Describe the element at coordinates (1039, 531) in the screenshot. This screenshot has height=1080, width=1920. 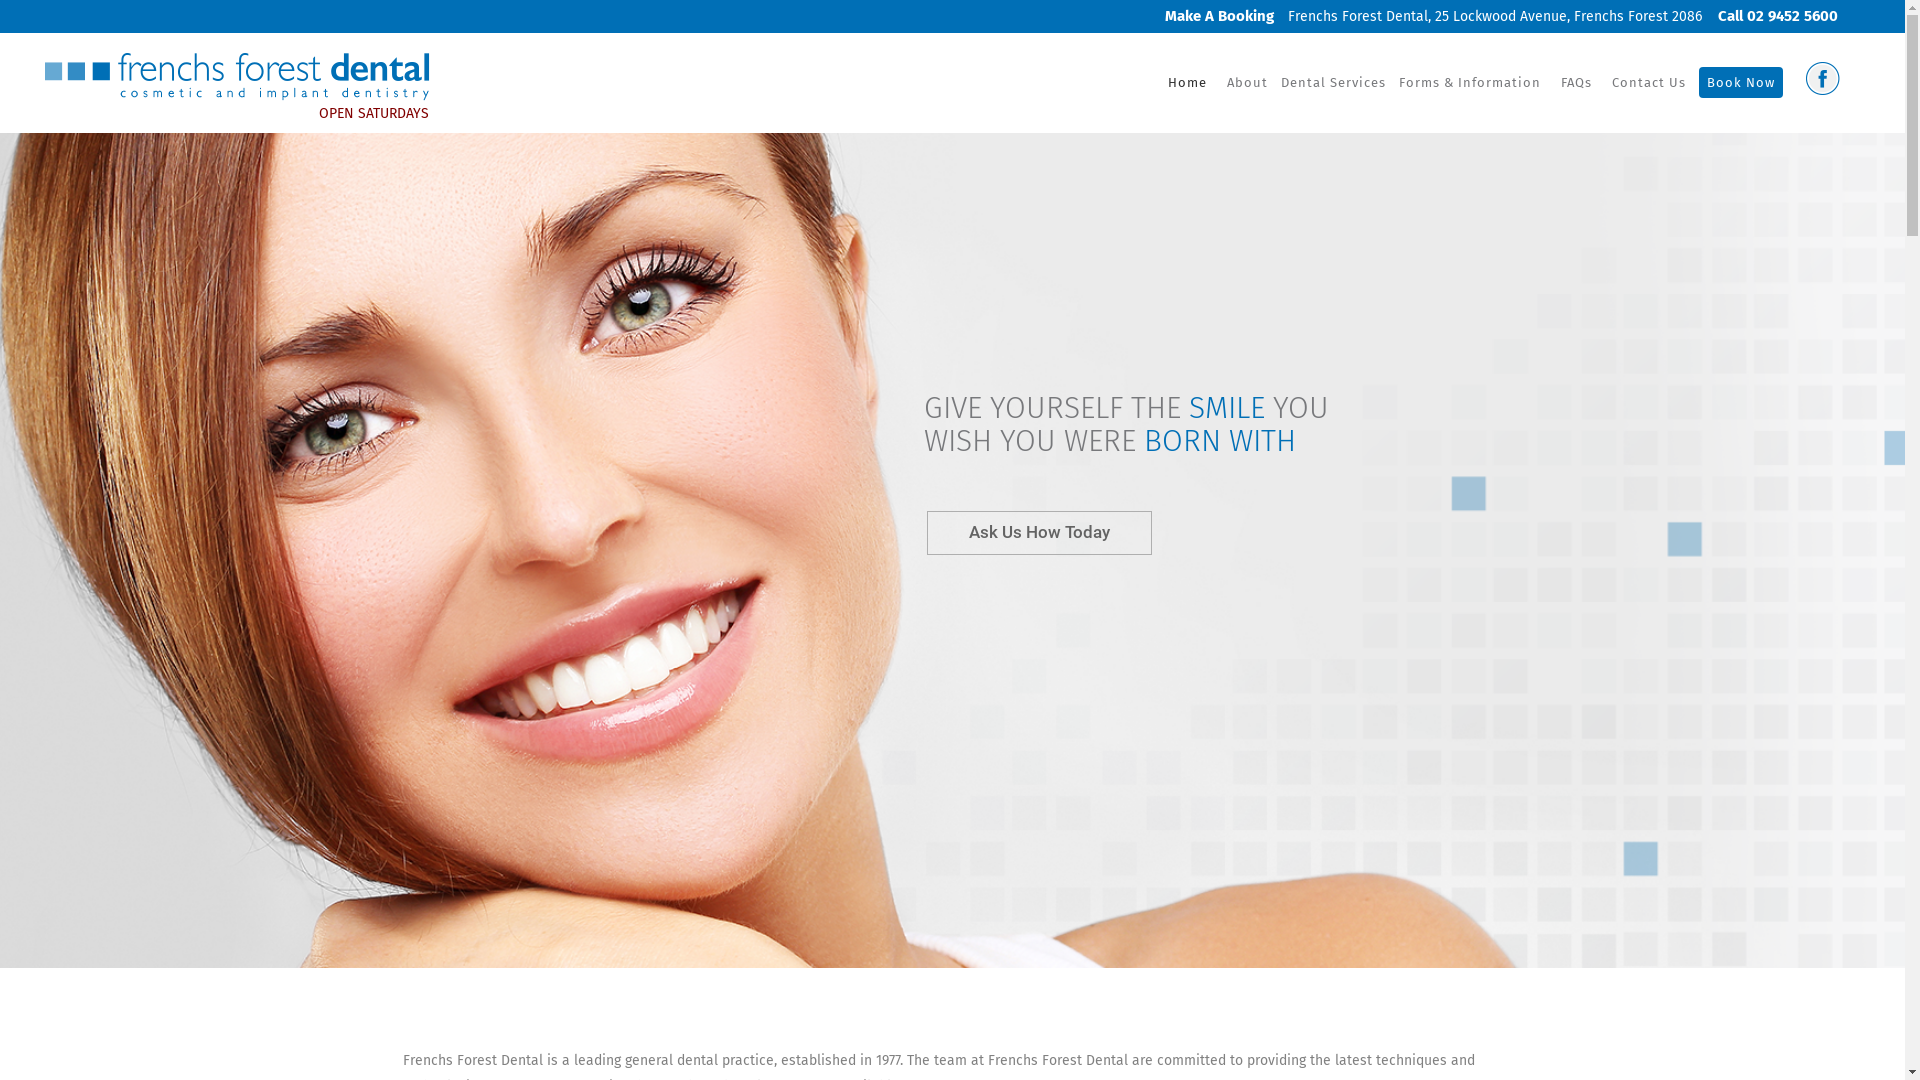
I see `'Ask Us How Today'` at that location.